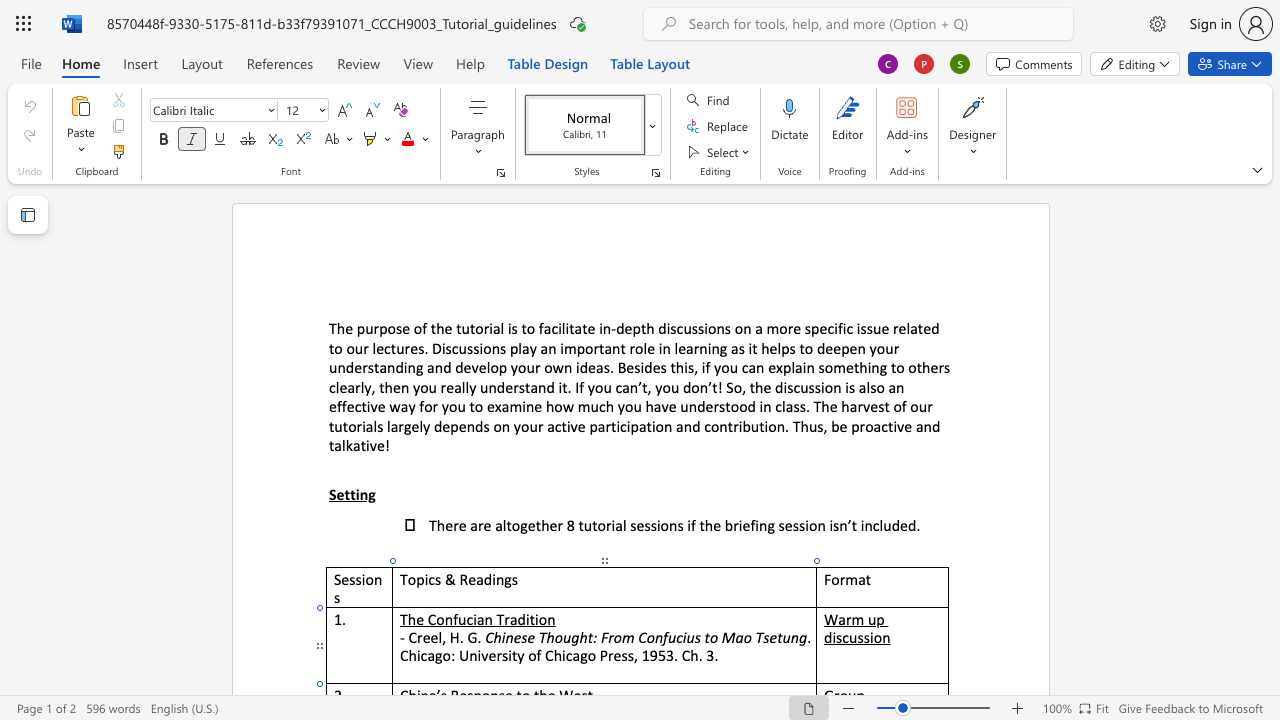 Image resolution: width=1280 pixels, height=720 pixels. Describe the element at coordinates (845, 618) in the screenshot. I see `the space between the continuous character "a" and "r" in the text` at that location.